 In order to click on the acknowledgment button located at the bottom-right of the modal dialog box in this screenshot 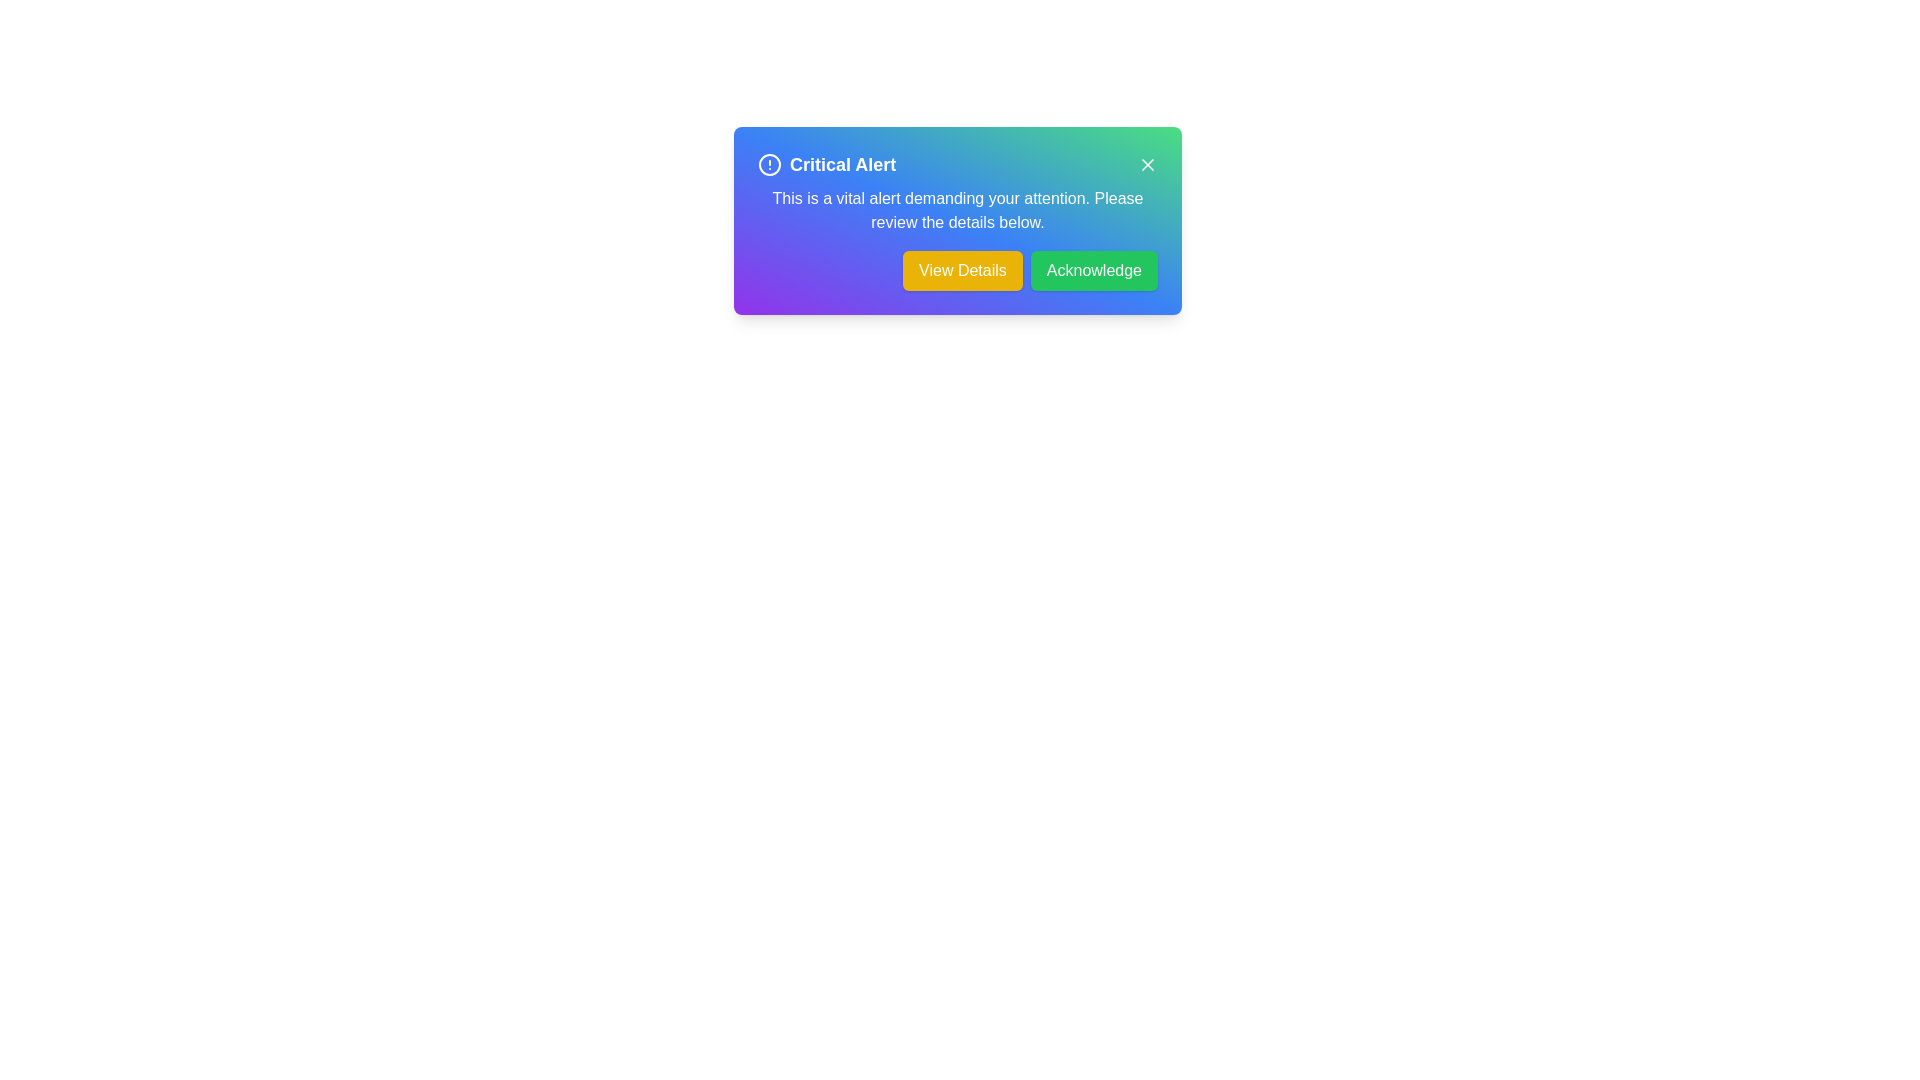, I will do `click(1093, 270)`.